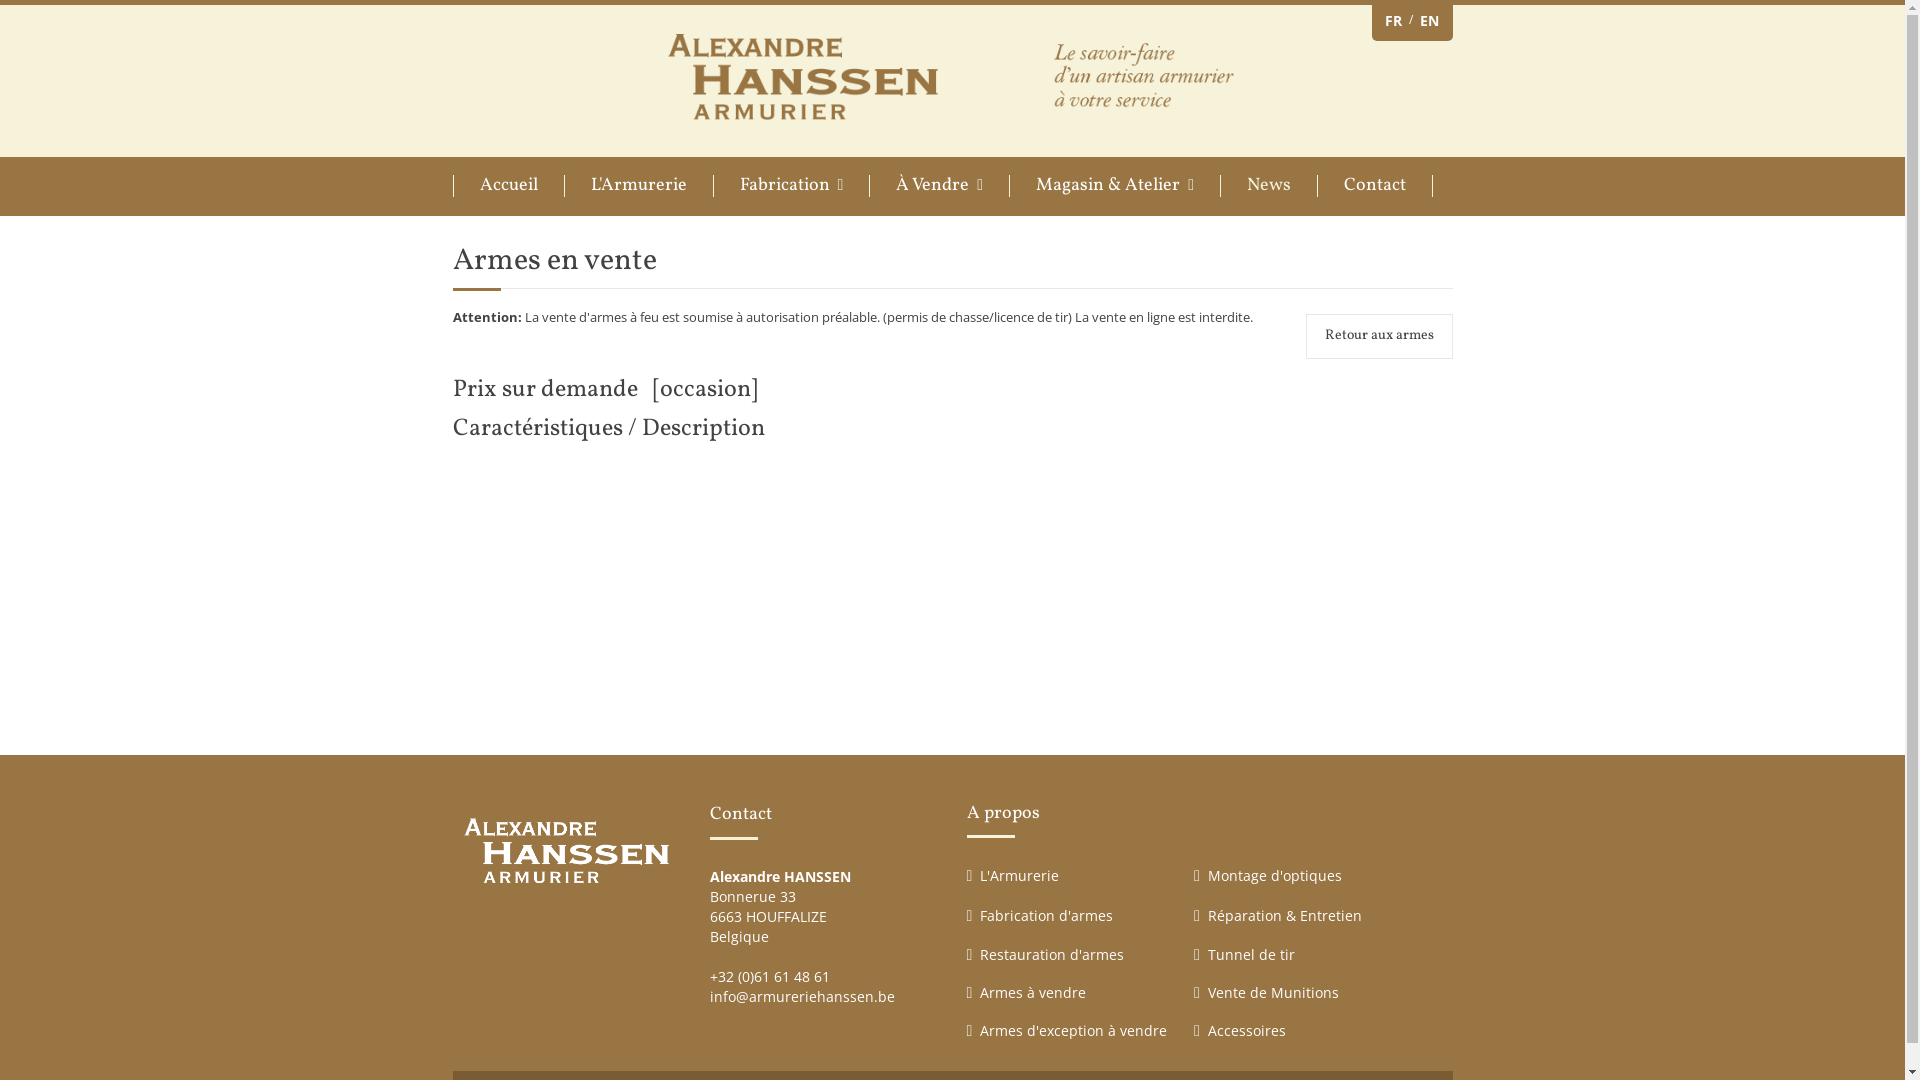 Image resolution: width=1920 pixels, height=1080 pixels. I want to click on 'Accueil', so click(450, 185).